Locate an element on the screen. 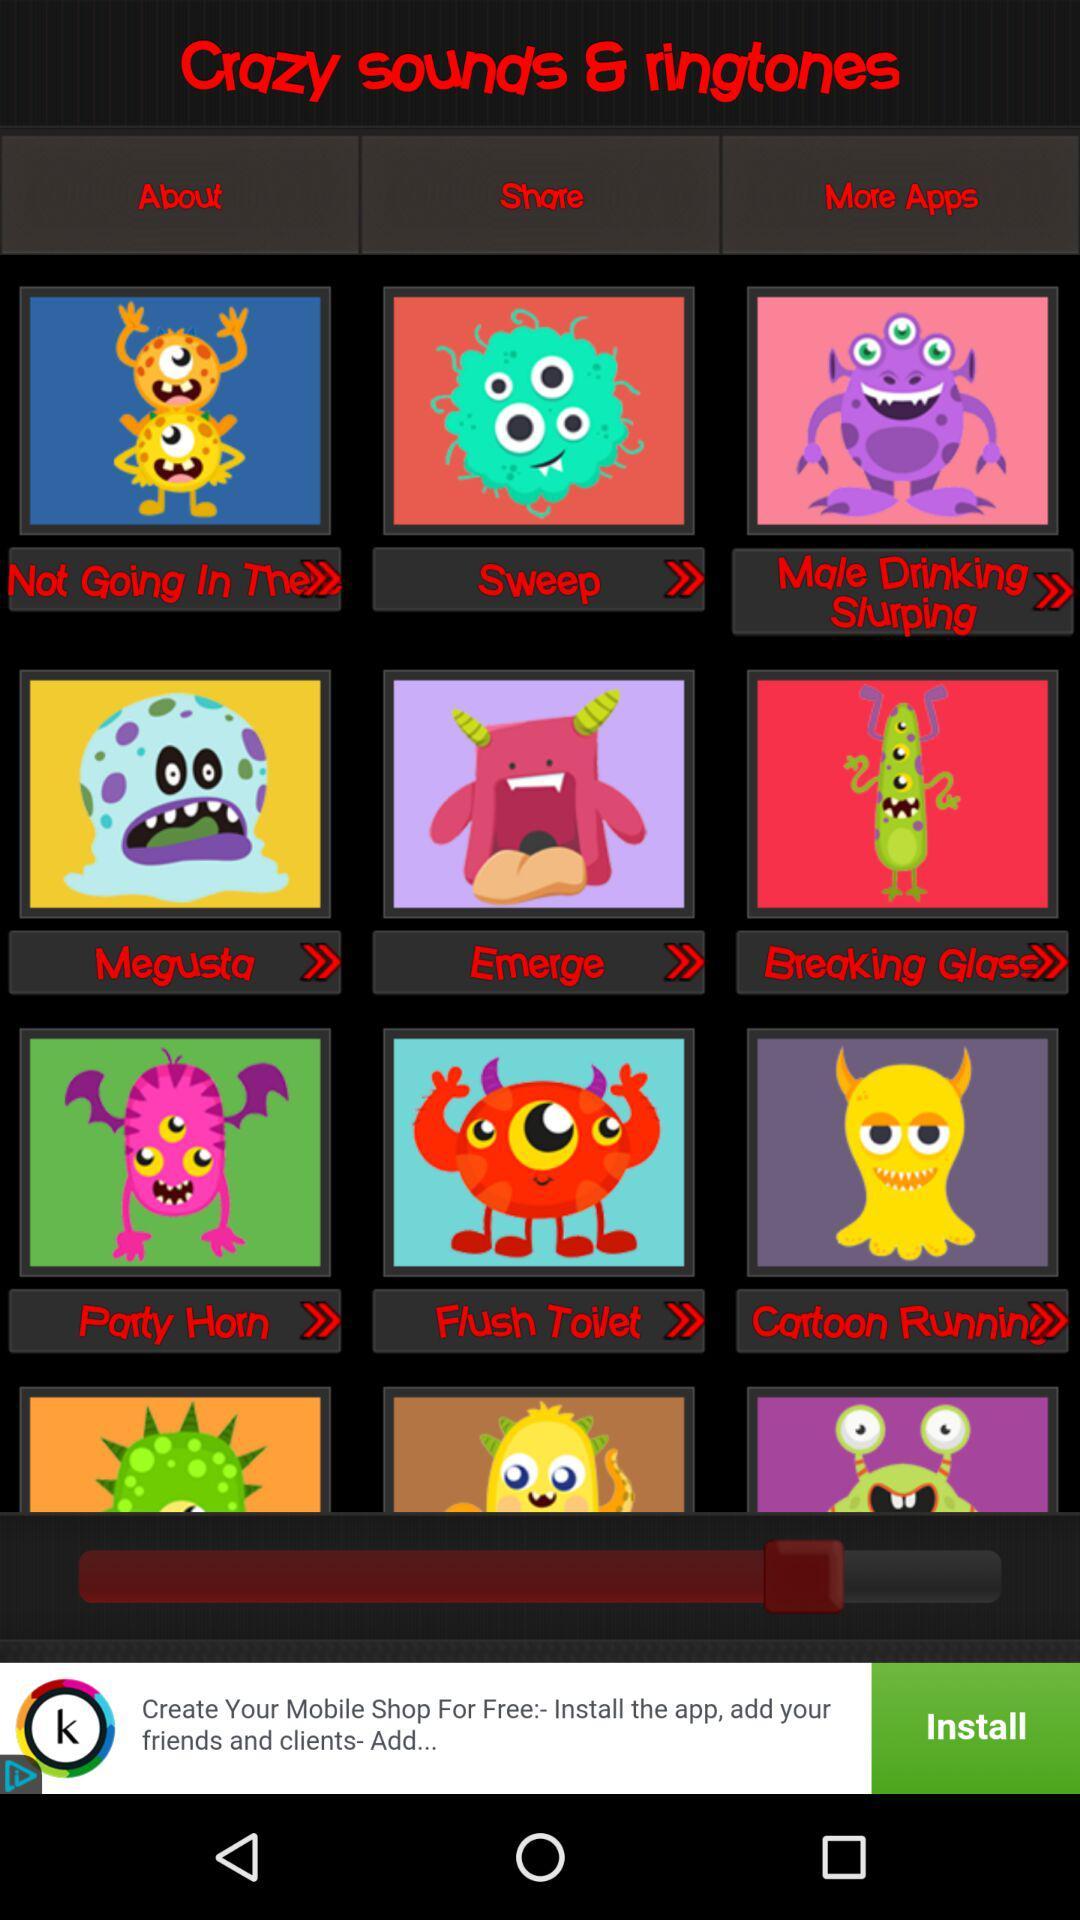  breaking glass sound is located at coordinates (902, 794).